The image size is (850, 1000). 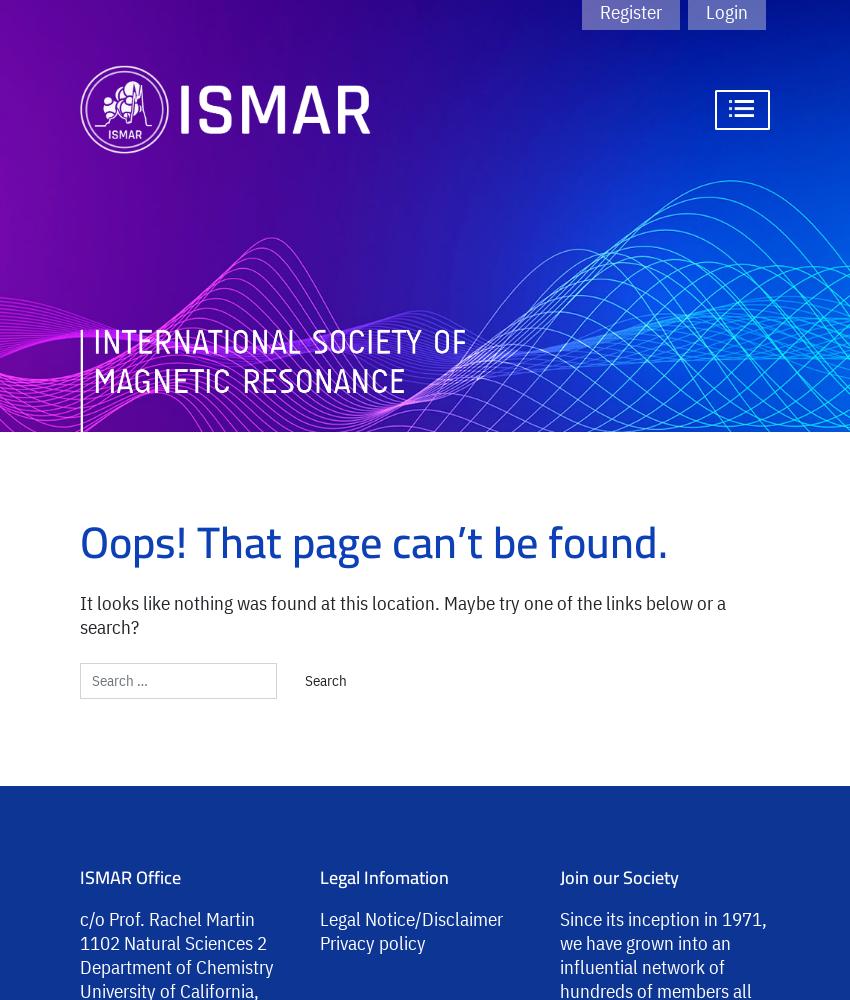 What do you see at coordinates (630, 12) in the screenshot?
I see `'Register'` at bounding box center [630, 12].